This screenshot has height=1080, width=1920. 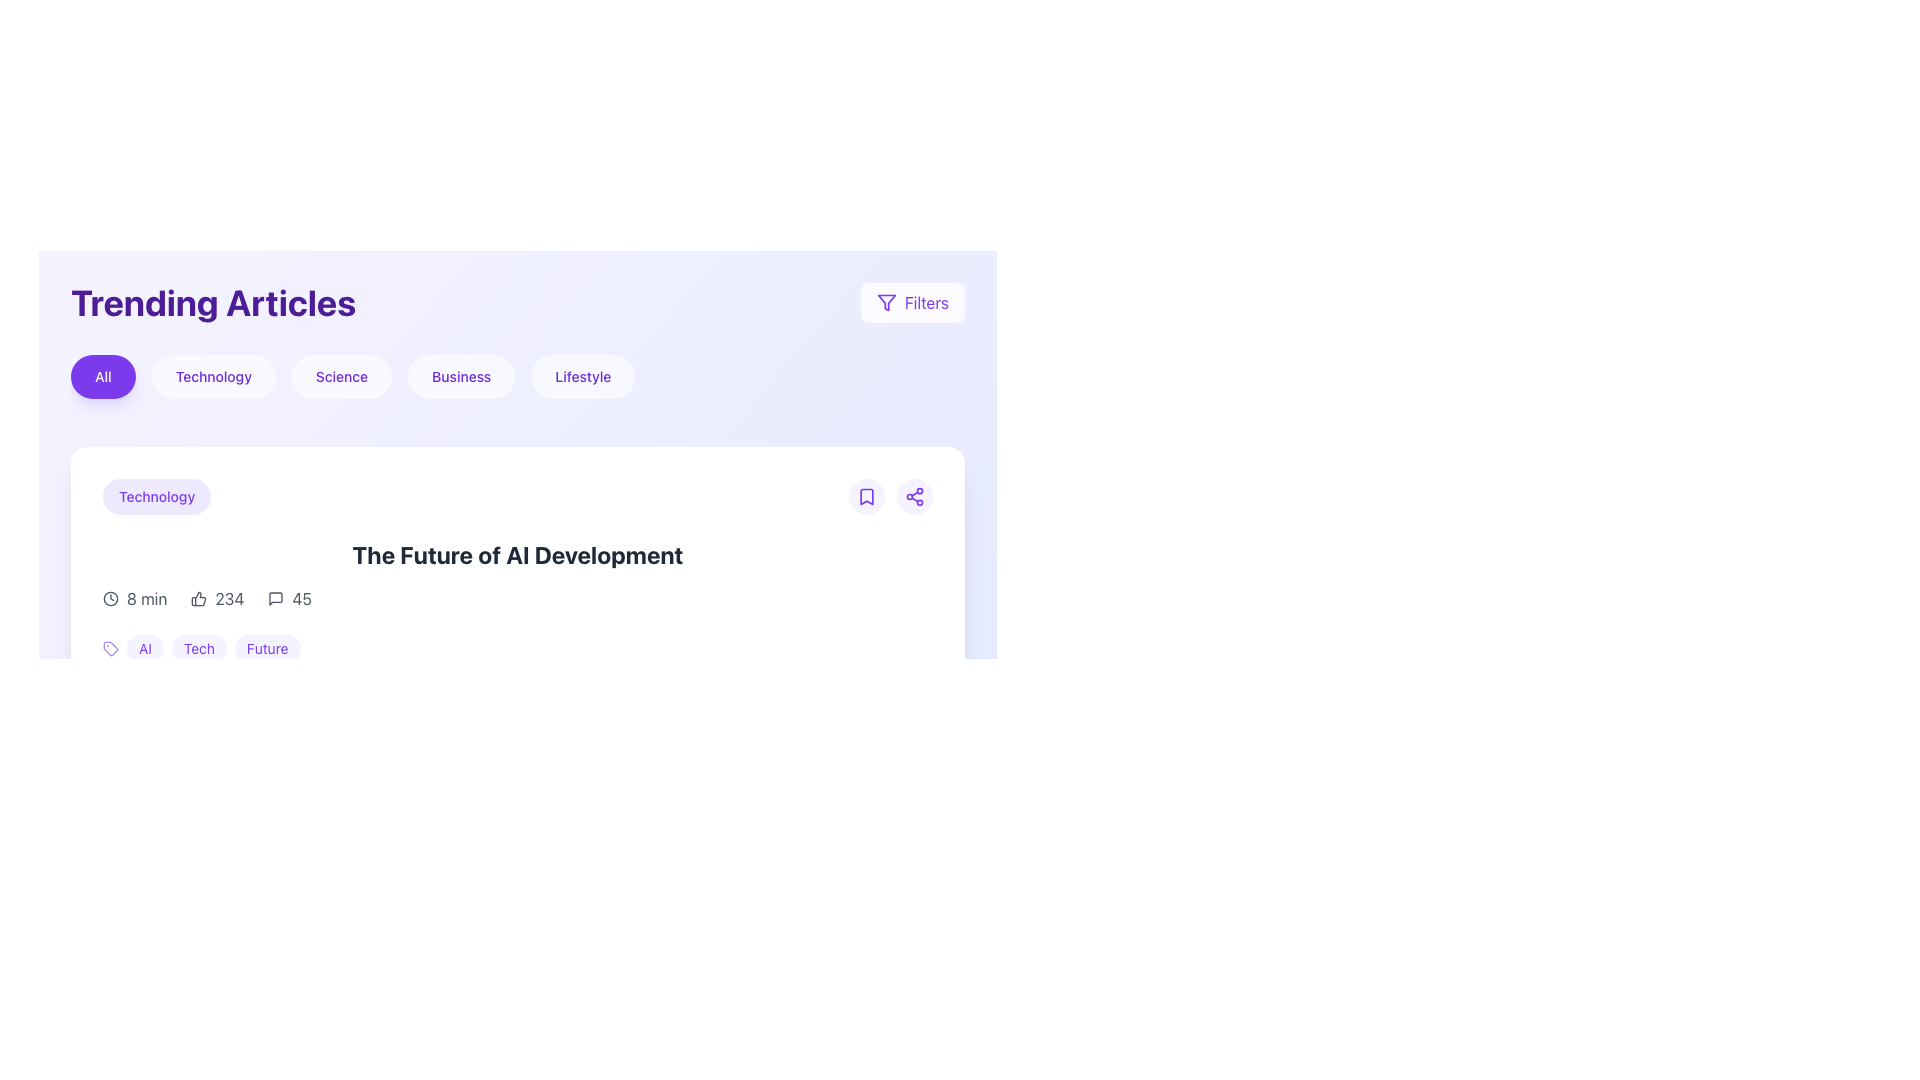 What do you see at coordinates (199, 597) in the screenshot?
I see `the thumbs-up icon used for liking content` at bounding box center [199, 597].